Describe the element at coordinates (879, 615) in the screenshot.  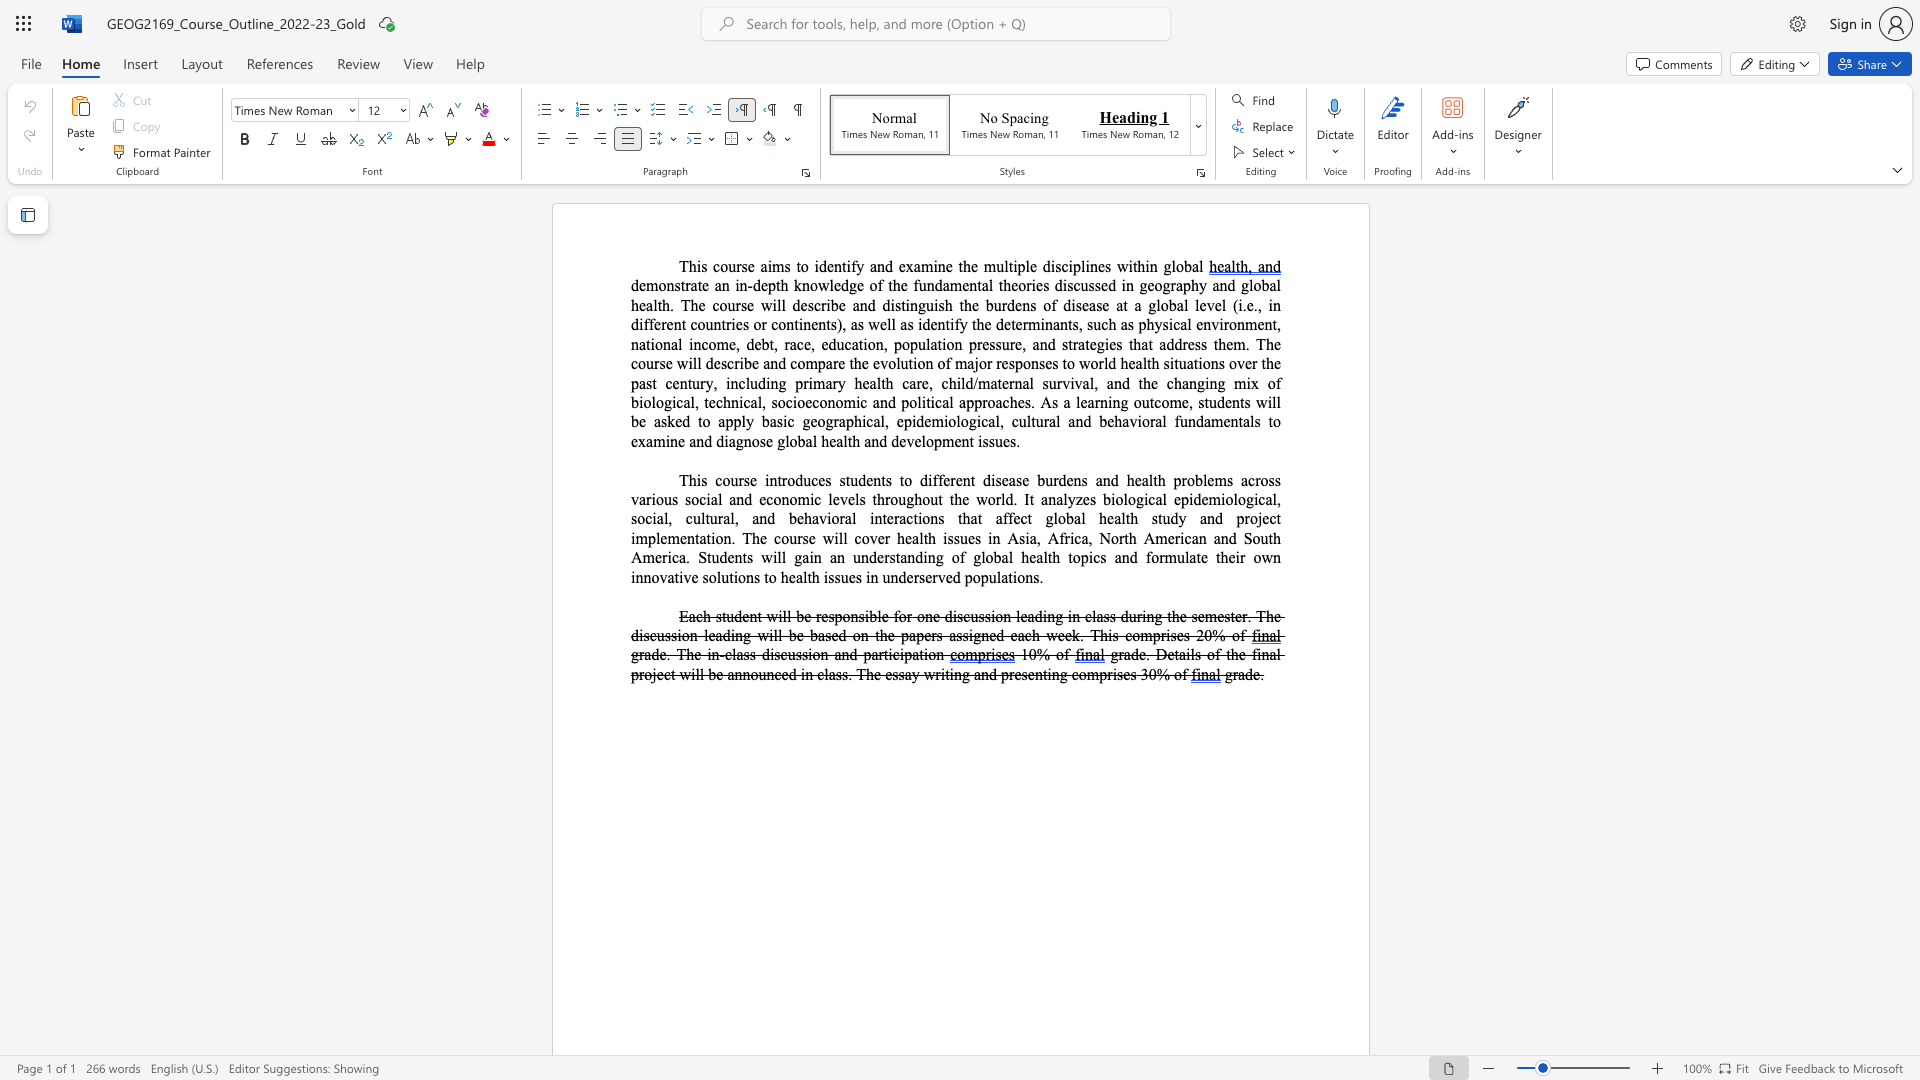
I see `the 1th character "l" in the text` at that location.